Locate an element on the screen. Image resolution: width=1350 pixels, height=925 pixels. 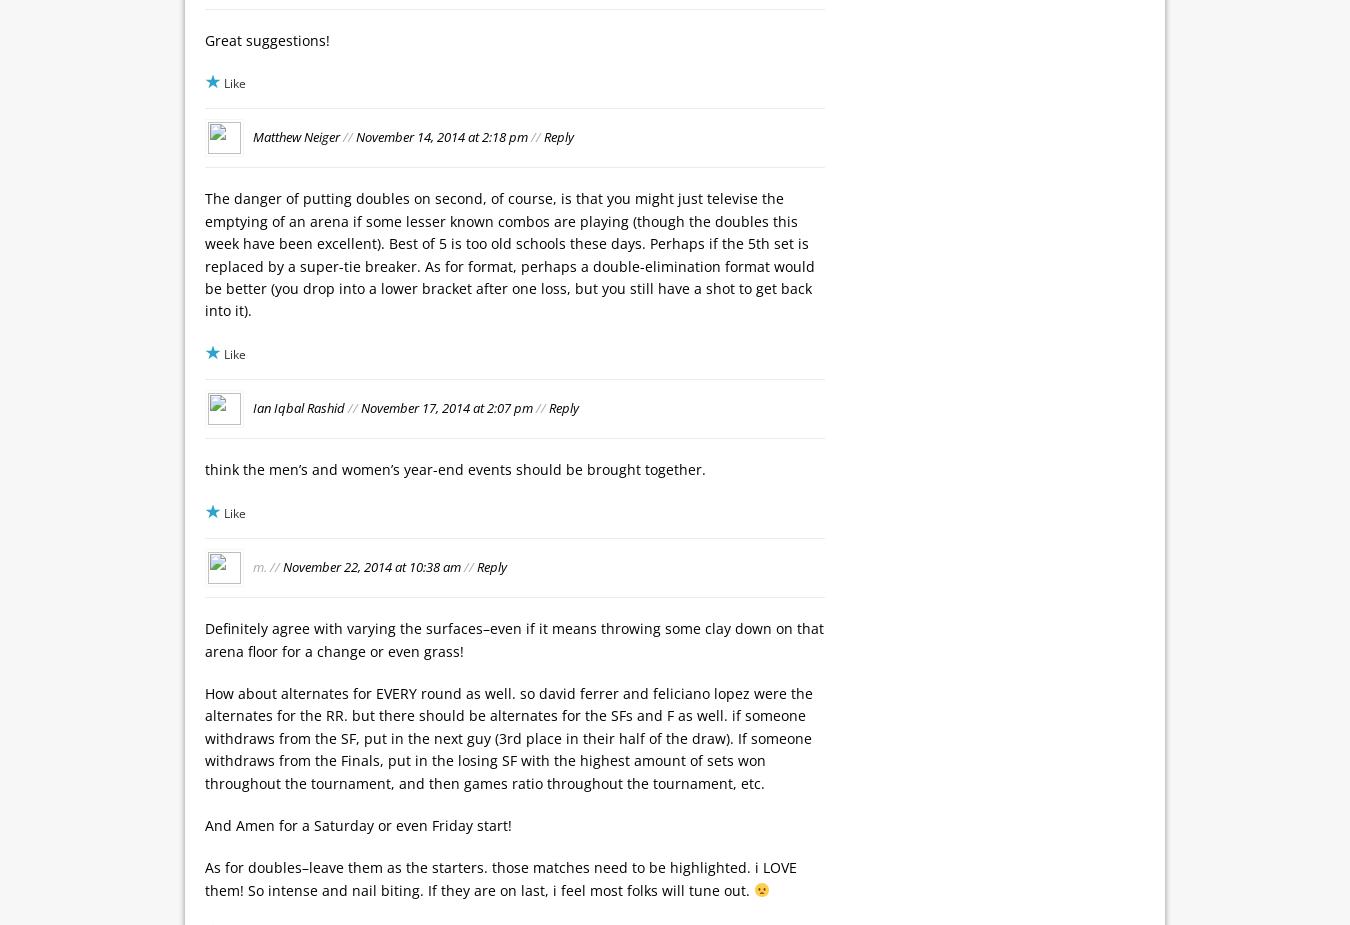
'think the men’s and women’s year-end events should be brought together.' is located at coordinates (205, 469).